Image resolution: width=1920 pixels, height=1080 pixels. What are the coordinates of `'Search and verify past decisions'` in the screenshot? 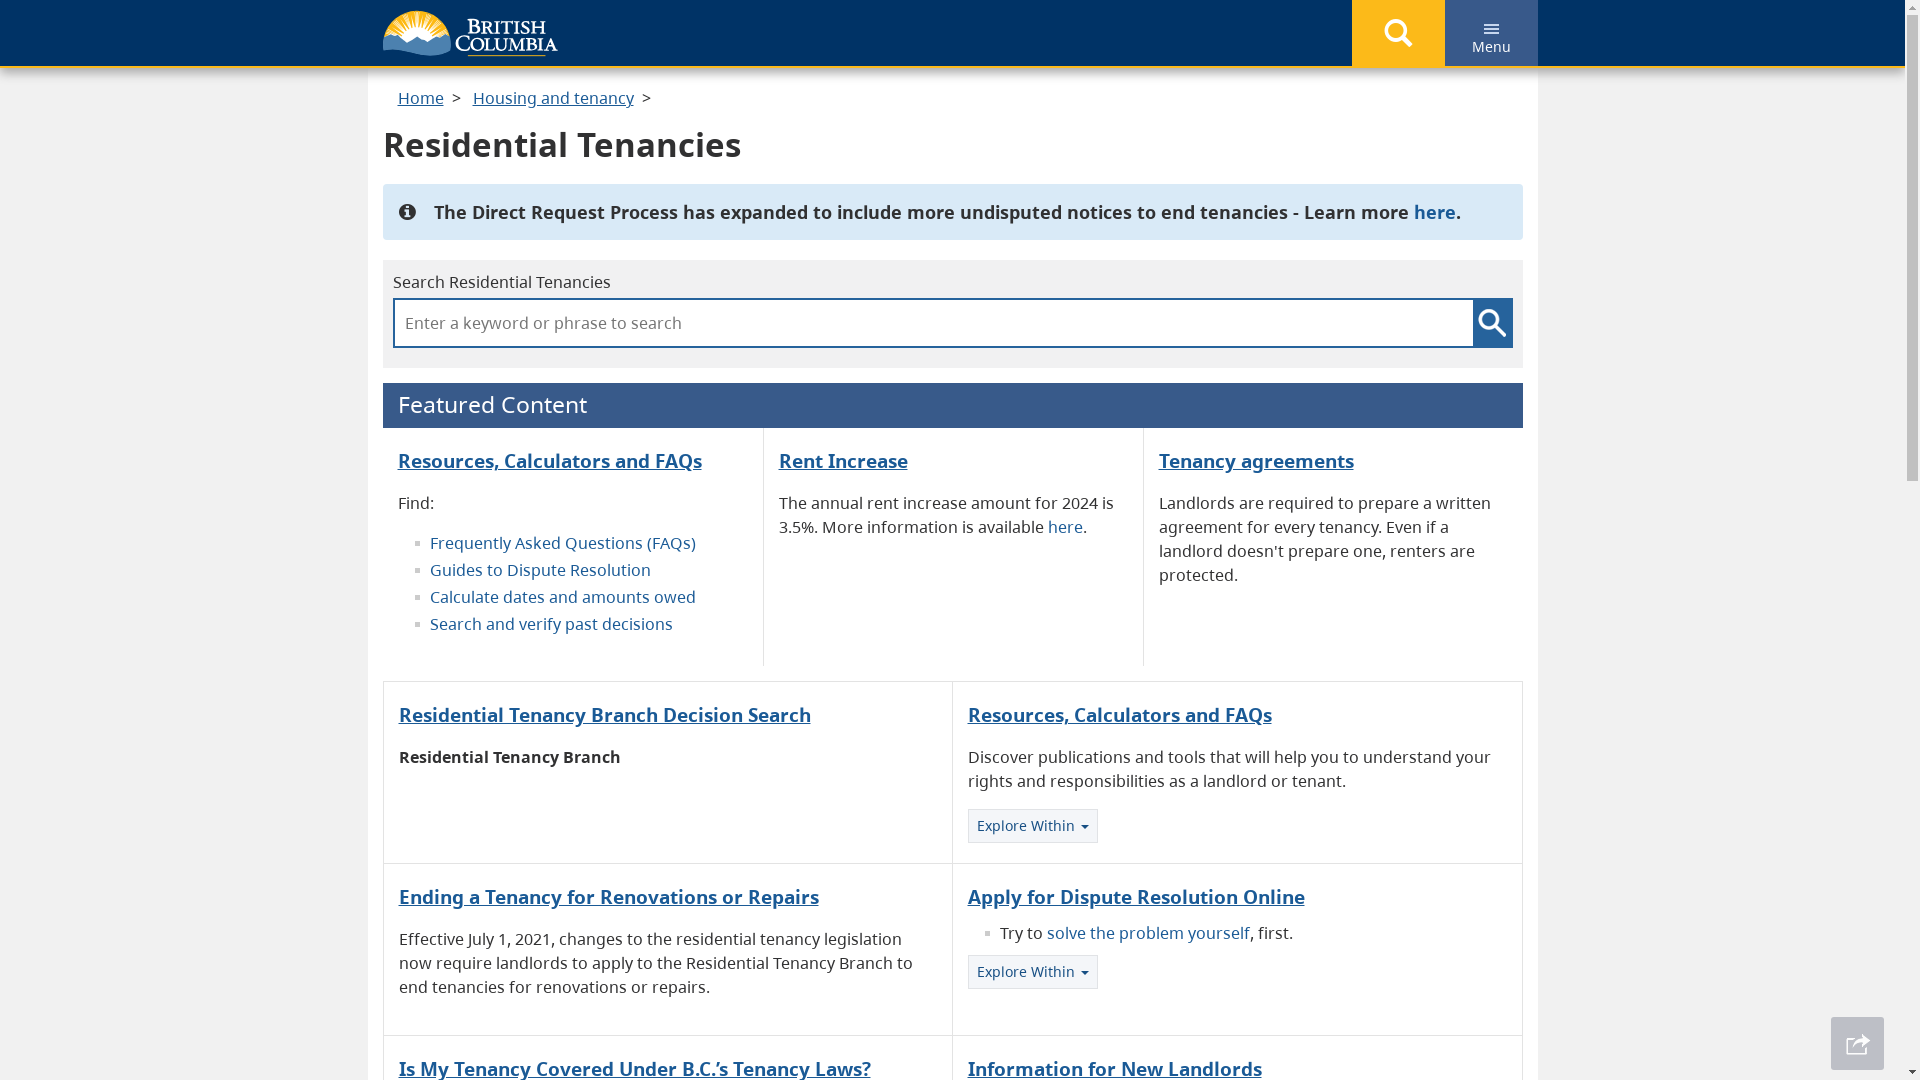 It's located at (429, 623).